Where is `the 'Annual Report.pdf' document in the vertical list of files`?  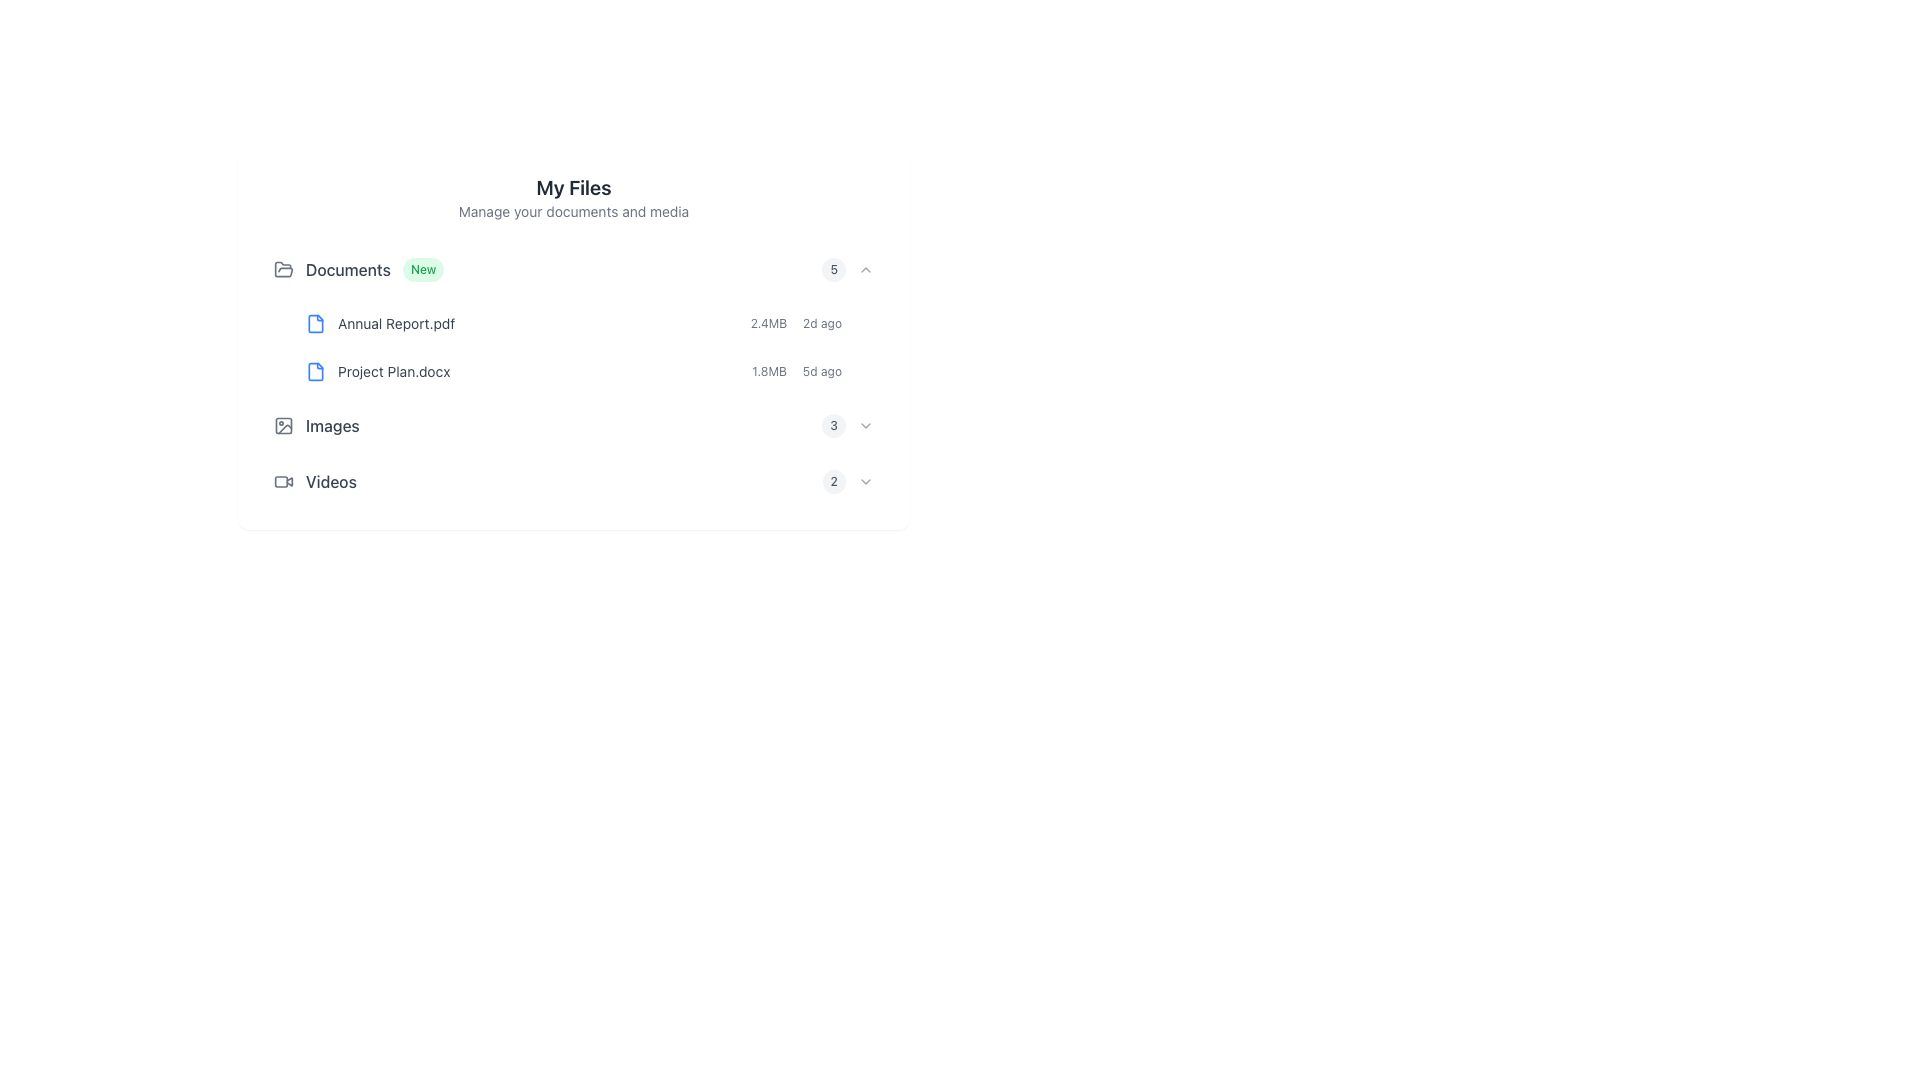 the 'Annual Report.pdf' document in the vertical list of files is located at coordinates (589, 346).